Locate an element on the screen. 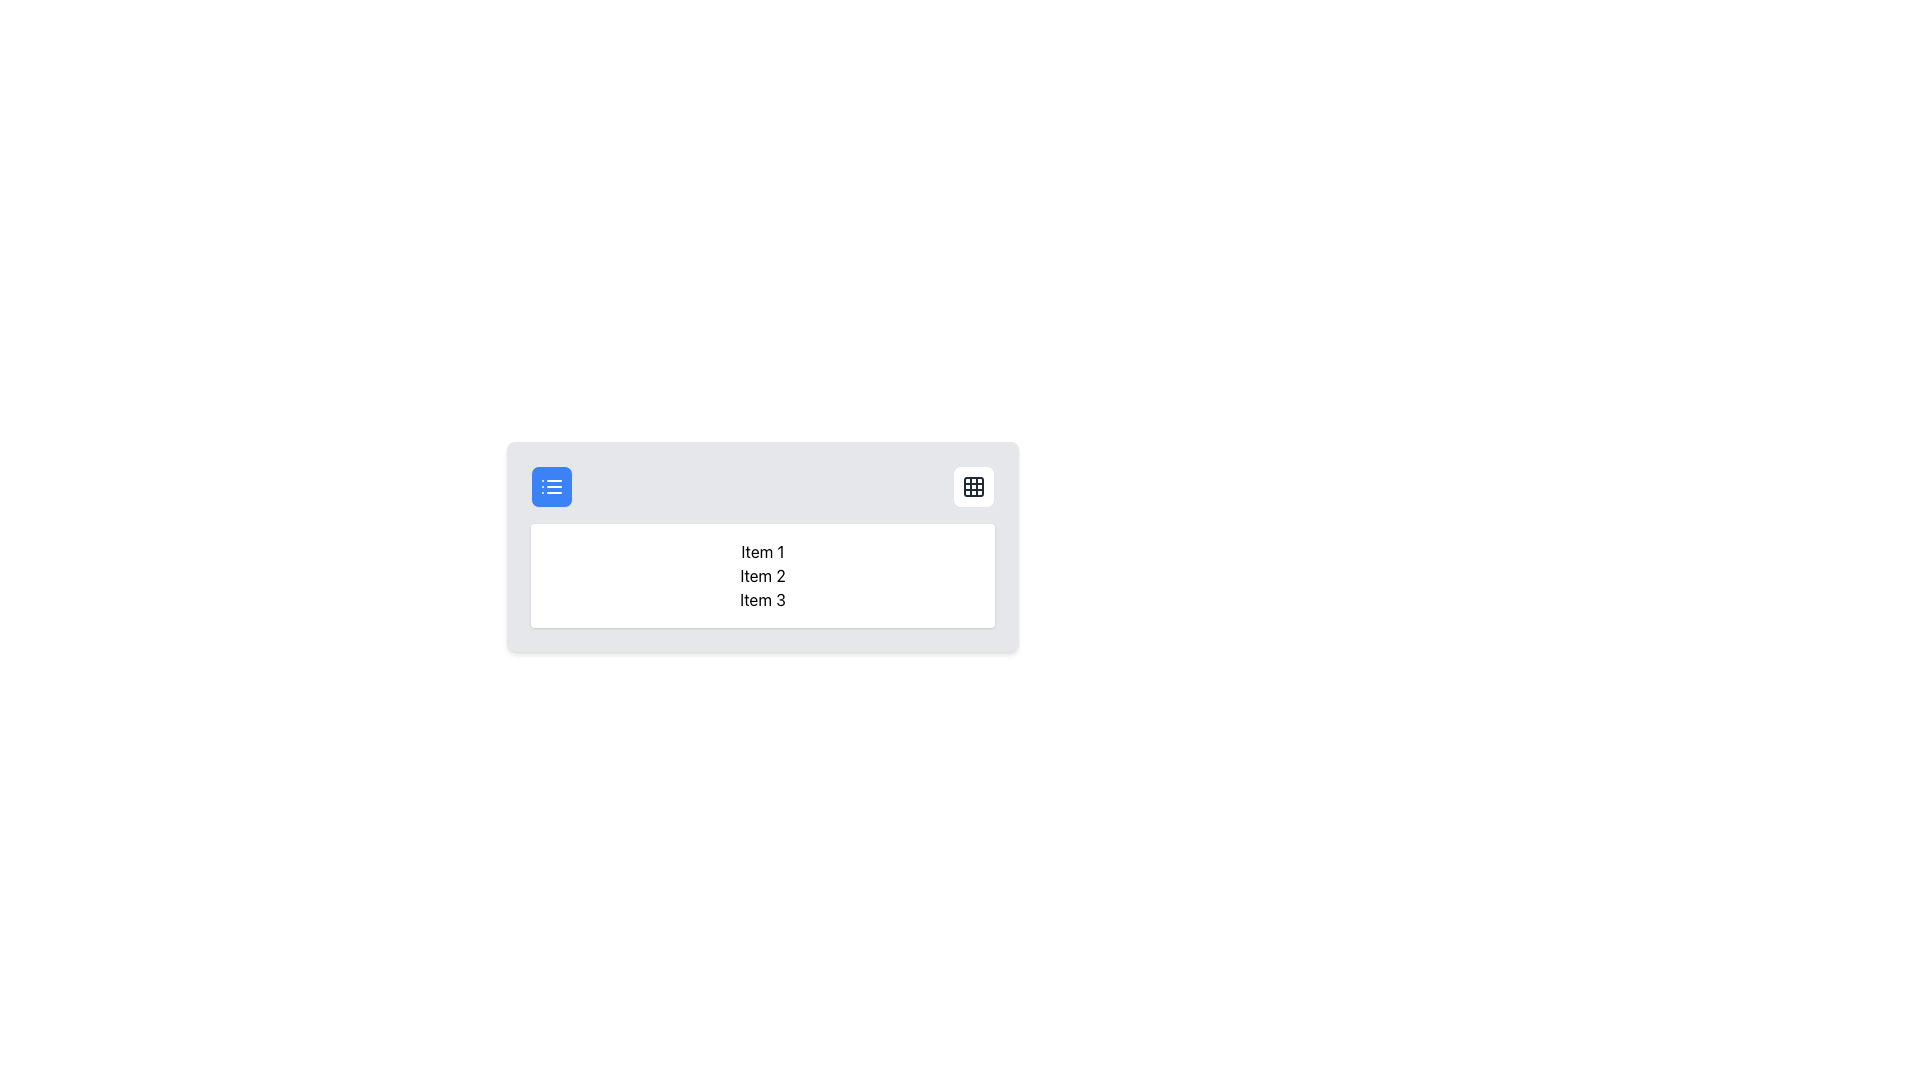 The height and width of the screenshot is (1080, 1920). the top-left square of the 3x3 grid icon located at the top-right corner of the card-like interface is located at coordinates (974, 486).